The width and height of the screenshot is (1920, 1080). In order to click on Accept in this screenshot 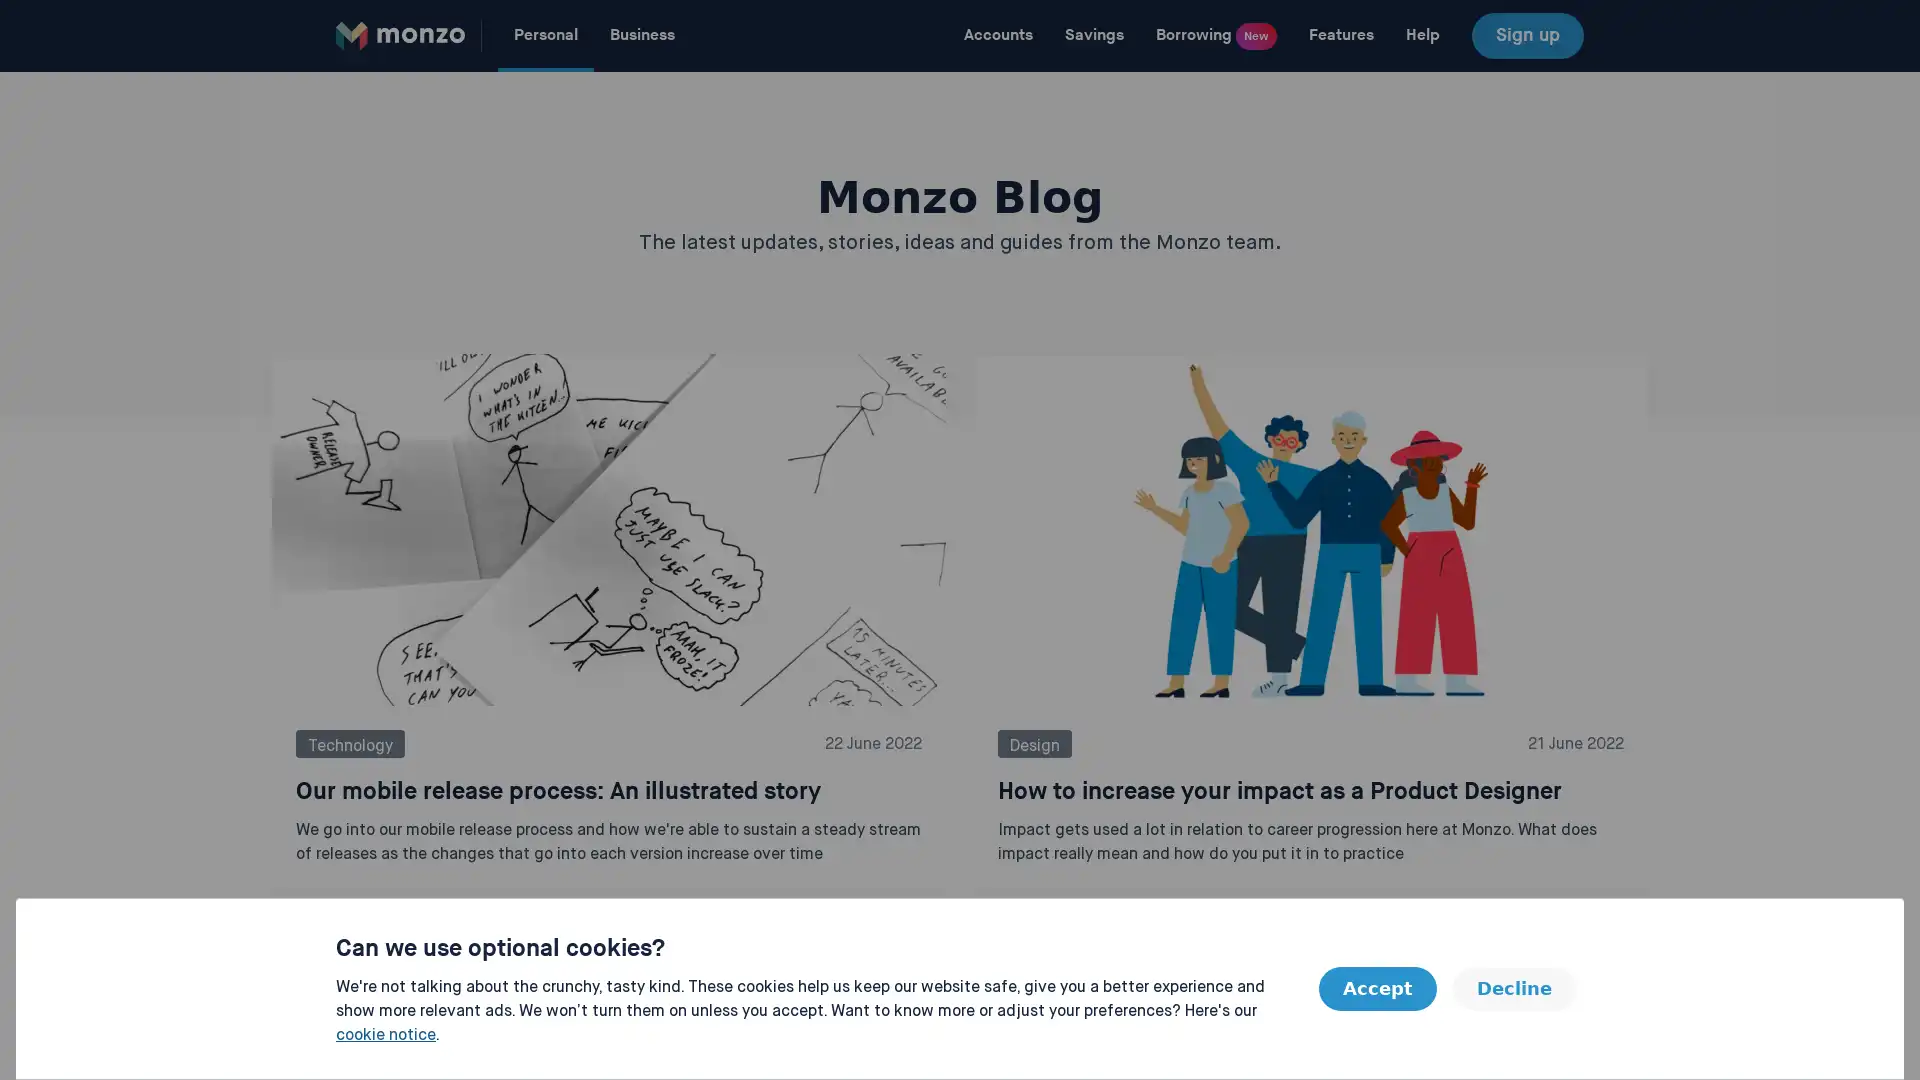, I will do `click(1376, 987)`.